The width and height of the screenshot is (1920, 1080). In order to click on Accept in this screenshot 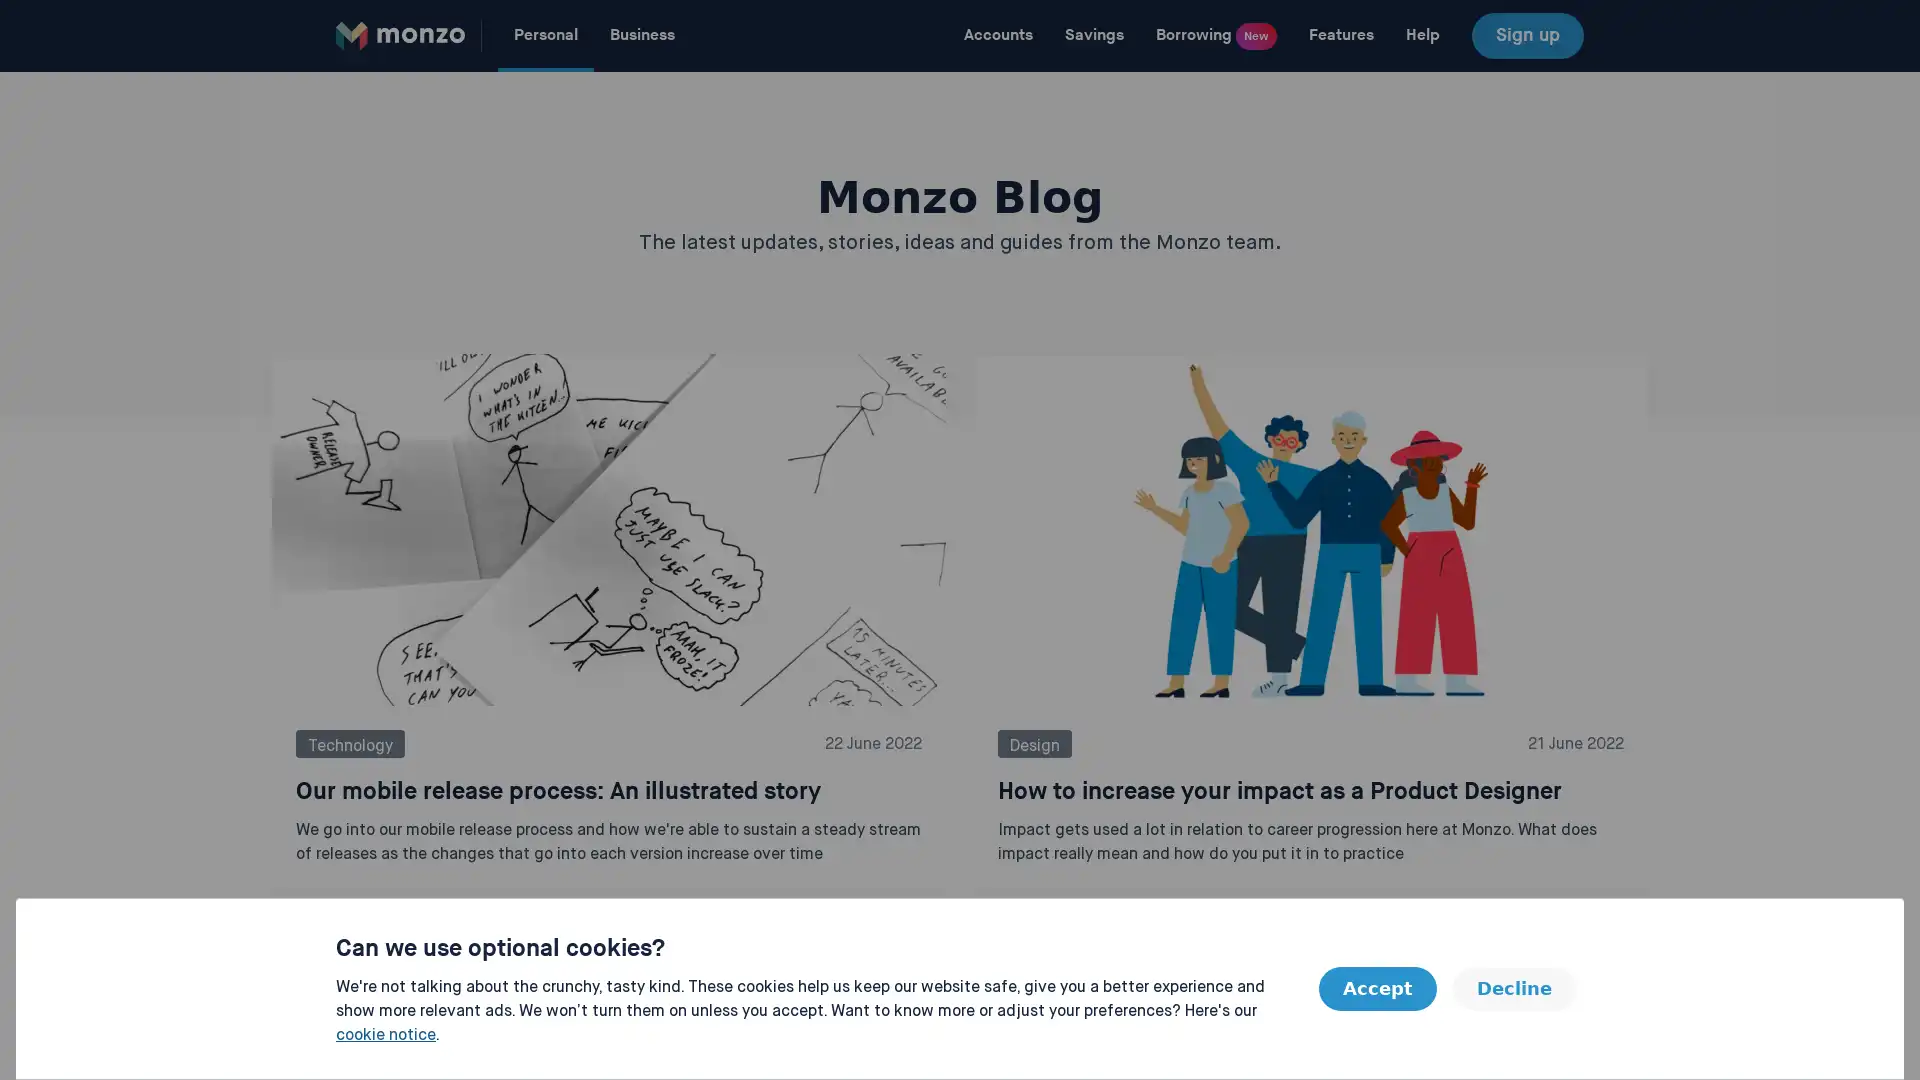, I will do `click(1376, 987)`.